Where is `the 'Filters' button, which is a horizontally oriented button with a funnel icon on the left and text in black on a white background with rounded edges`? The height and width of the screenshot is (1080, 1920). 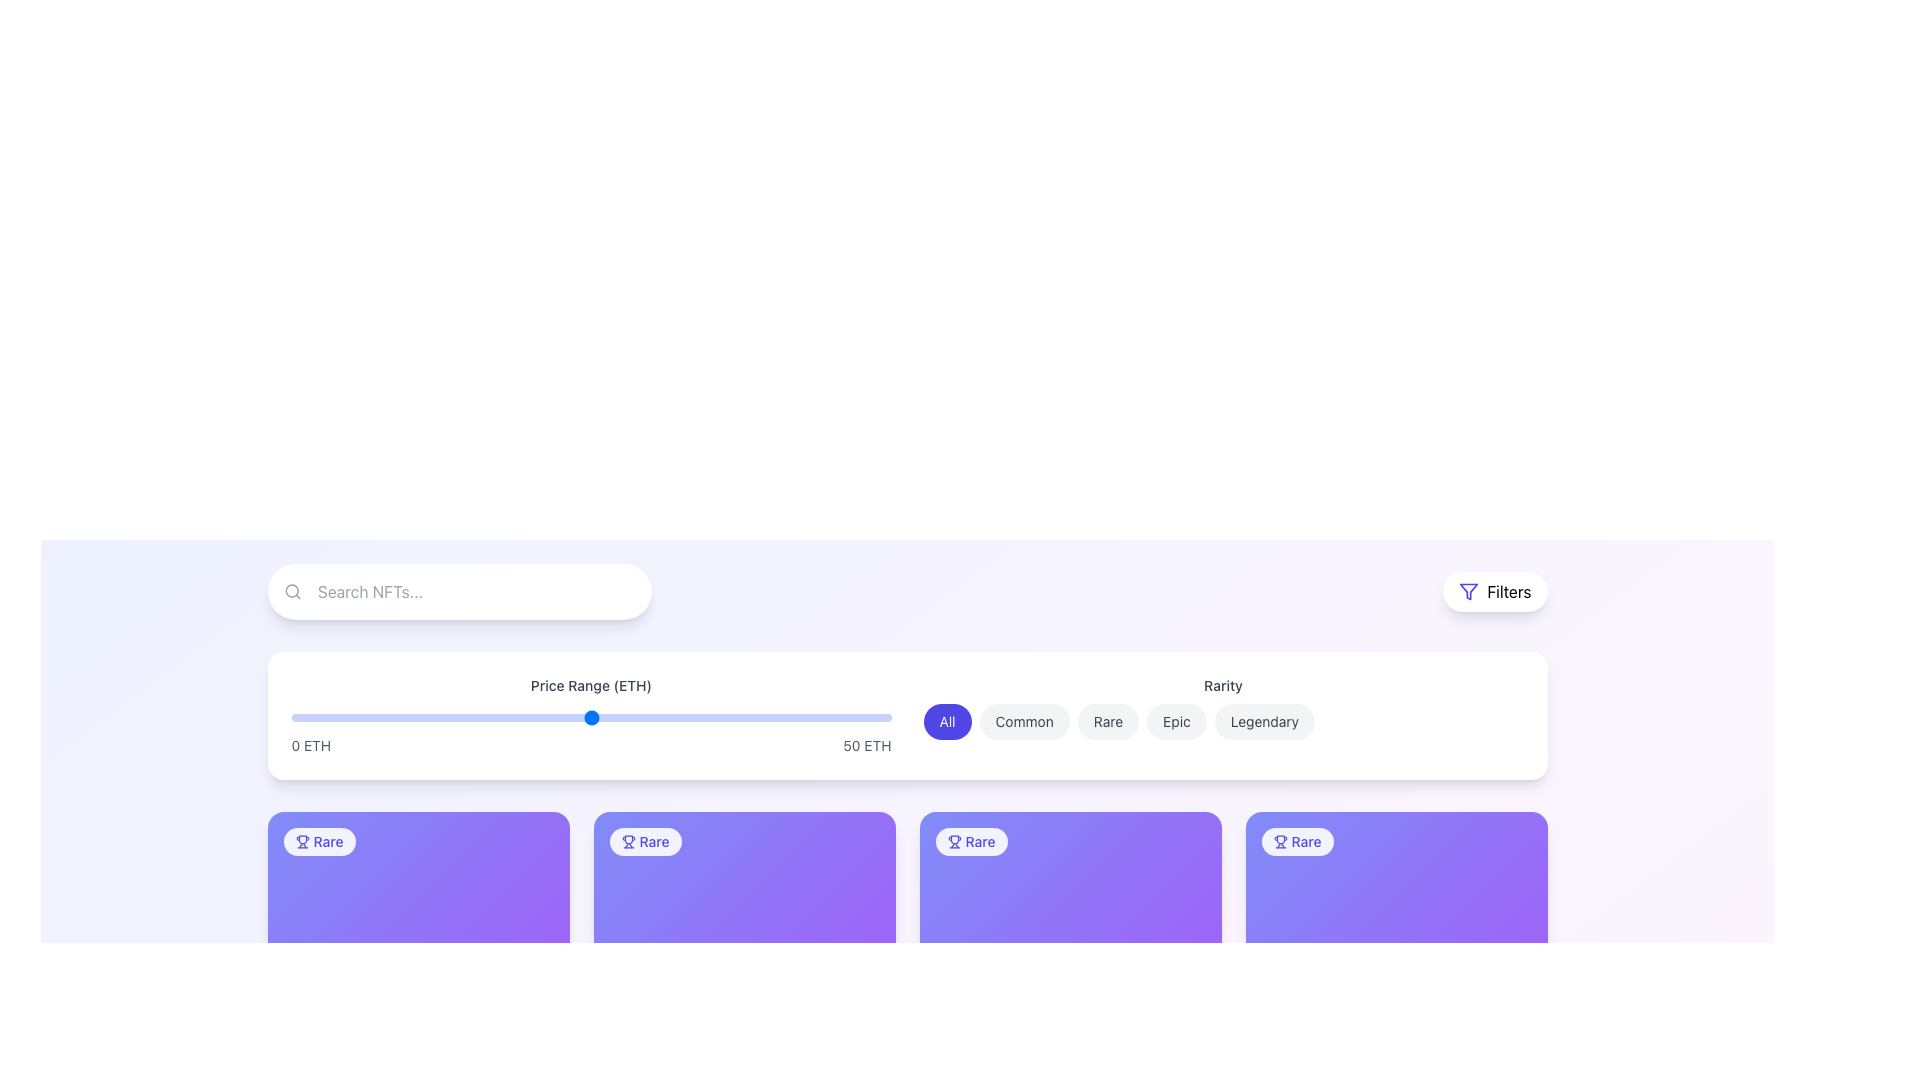
the 'Filters' button, which is a horizontally oriented button with a funnel icon on the left and text in black on a white background with rounded edges is located at coordinates (1495, 590).